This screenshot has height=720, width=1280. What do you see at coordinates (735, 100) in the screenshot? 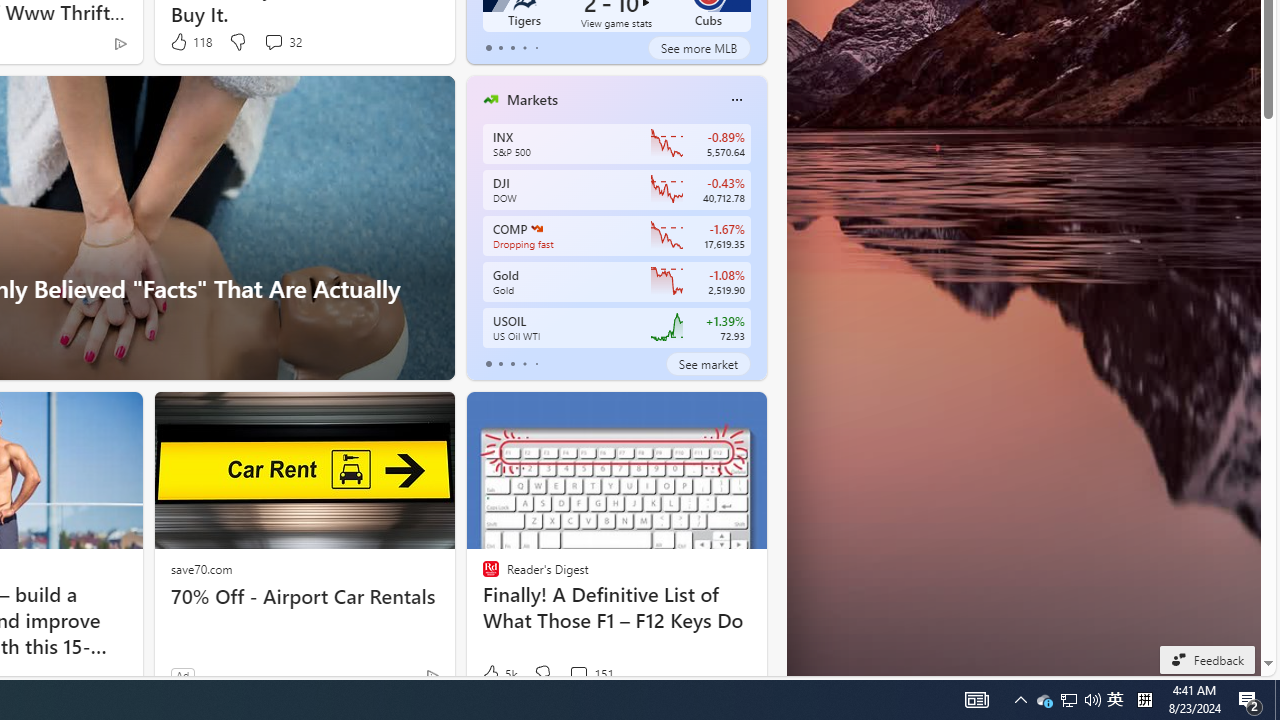
I see `'Class: icon-img'` at bounding box center [735, 100].